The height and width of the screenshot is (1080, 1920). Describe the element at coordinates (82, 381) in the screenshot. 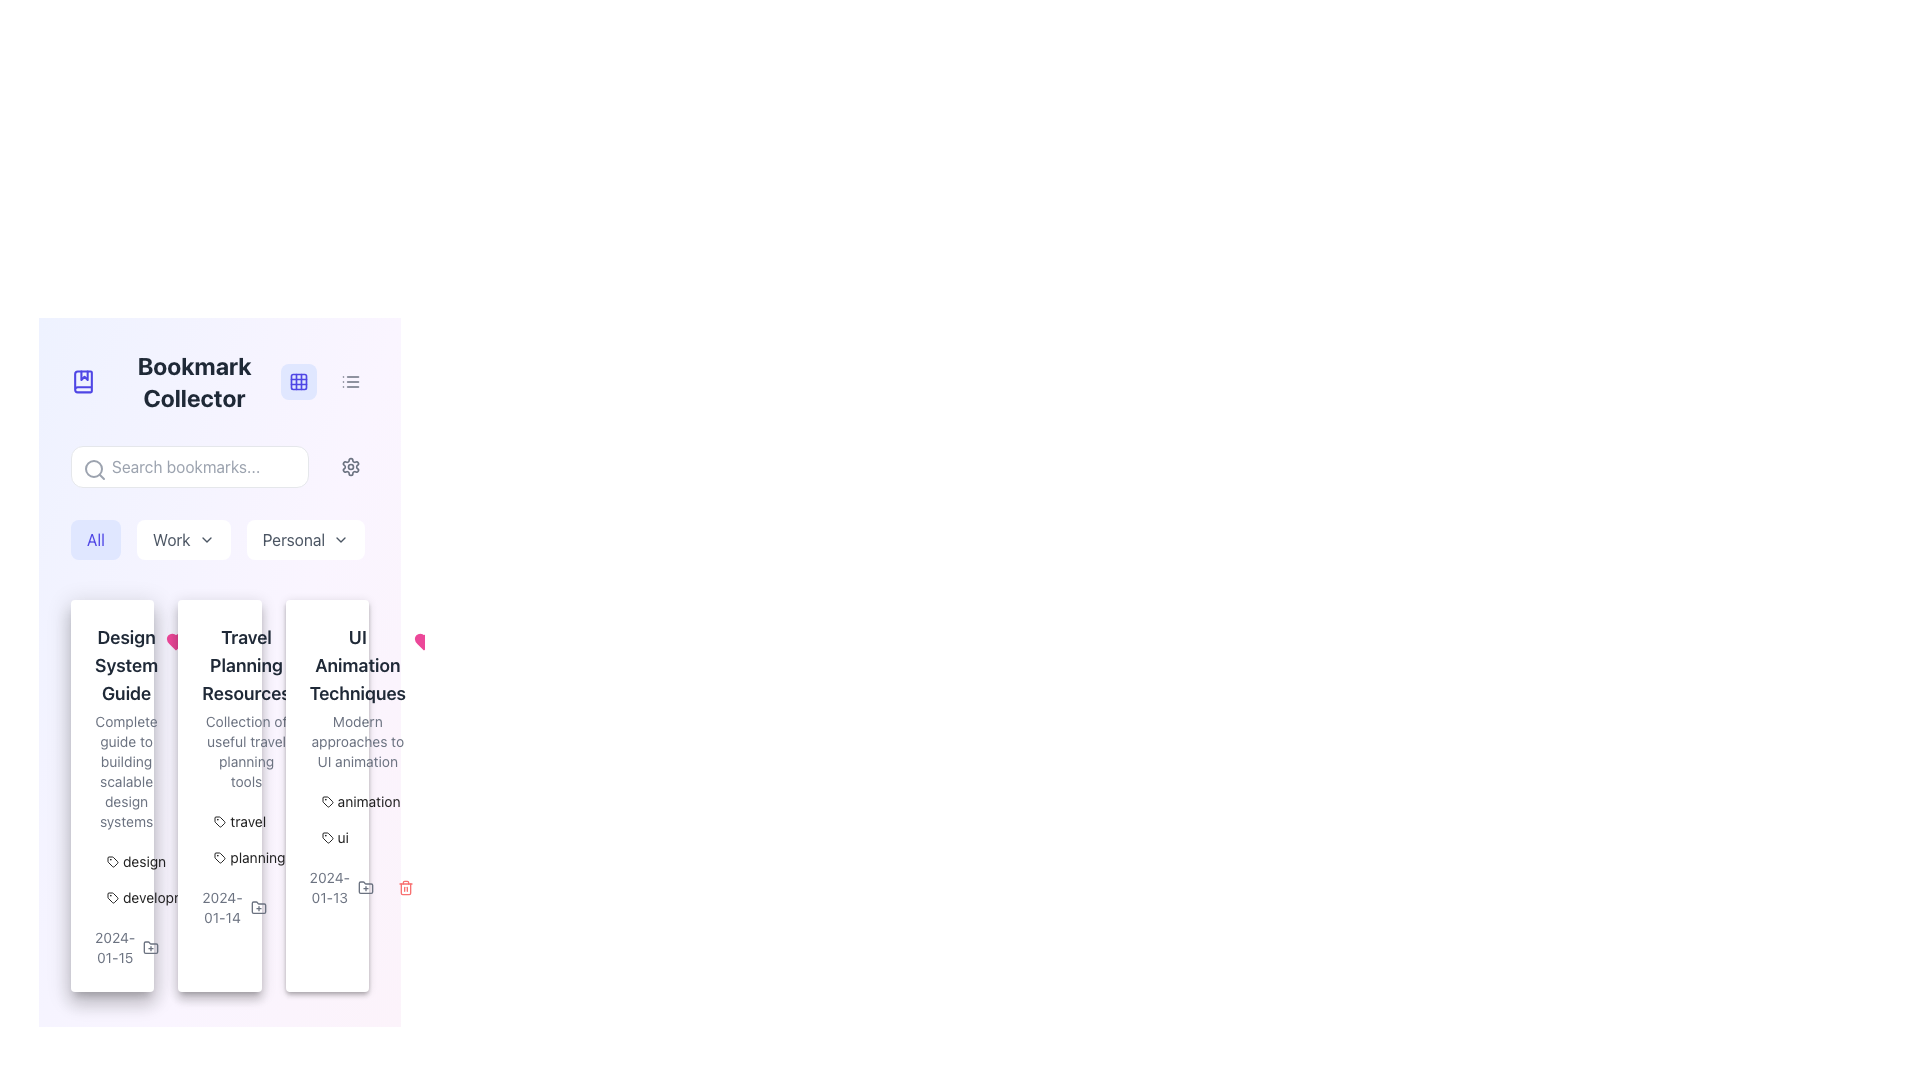

I see `the bookmarking icon located at the top-left corner of the display, next to the 'Bookmark Collector' text` at that location.